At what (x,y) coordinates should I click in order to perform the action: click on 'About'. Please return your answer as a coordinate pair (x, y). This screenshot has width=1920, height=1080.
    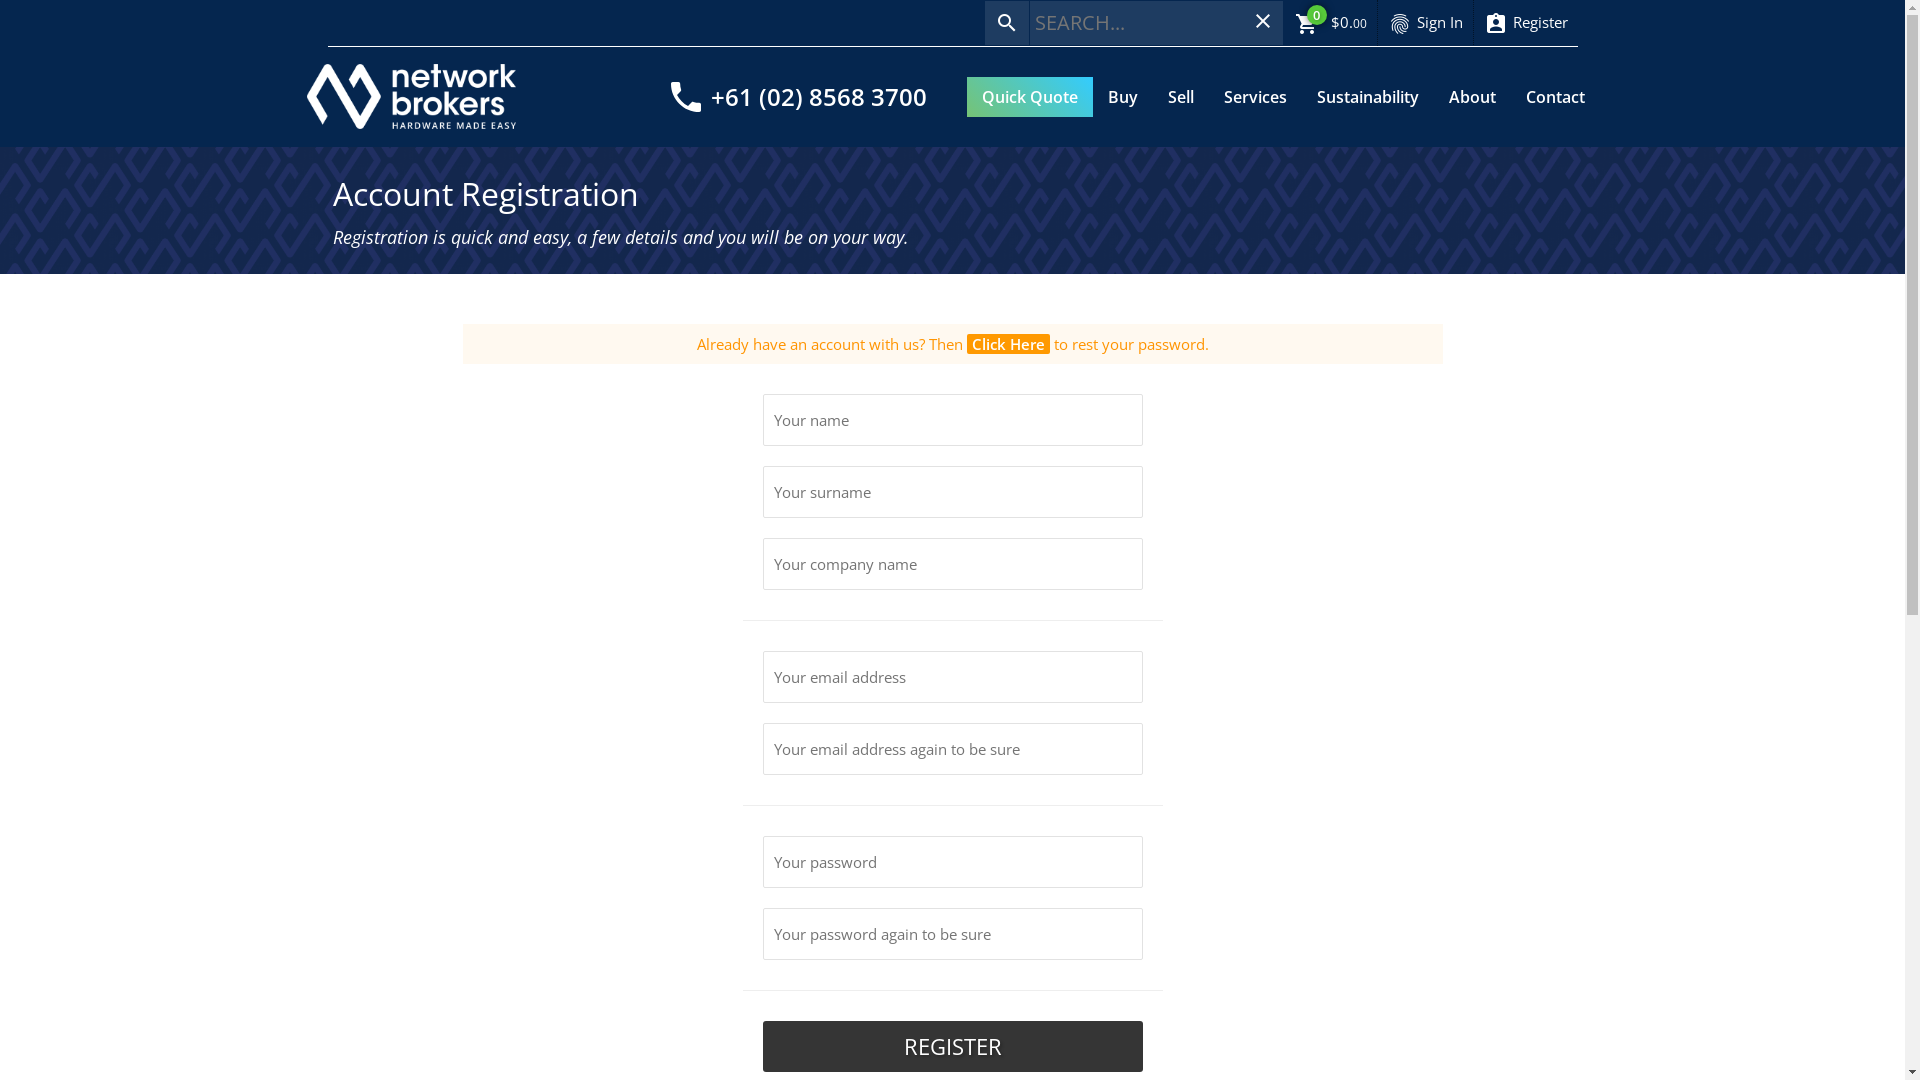
    Looking at the image, I should click on (1433, 96).